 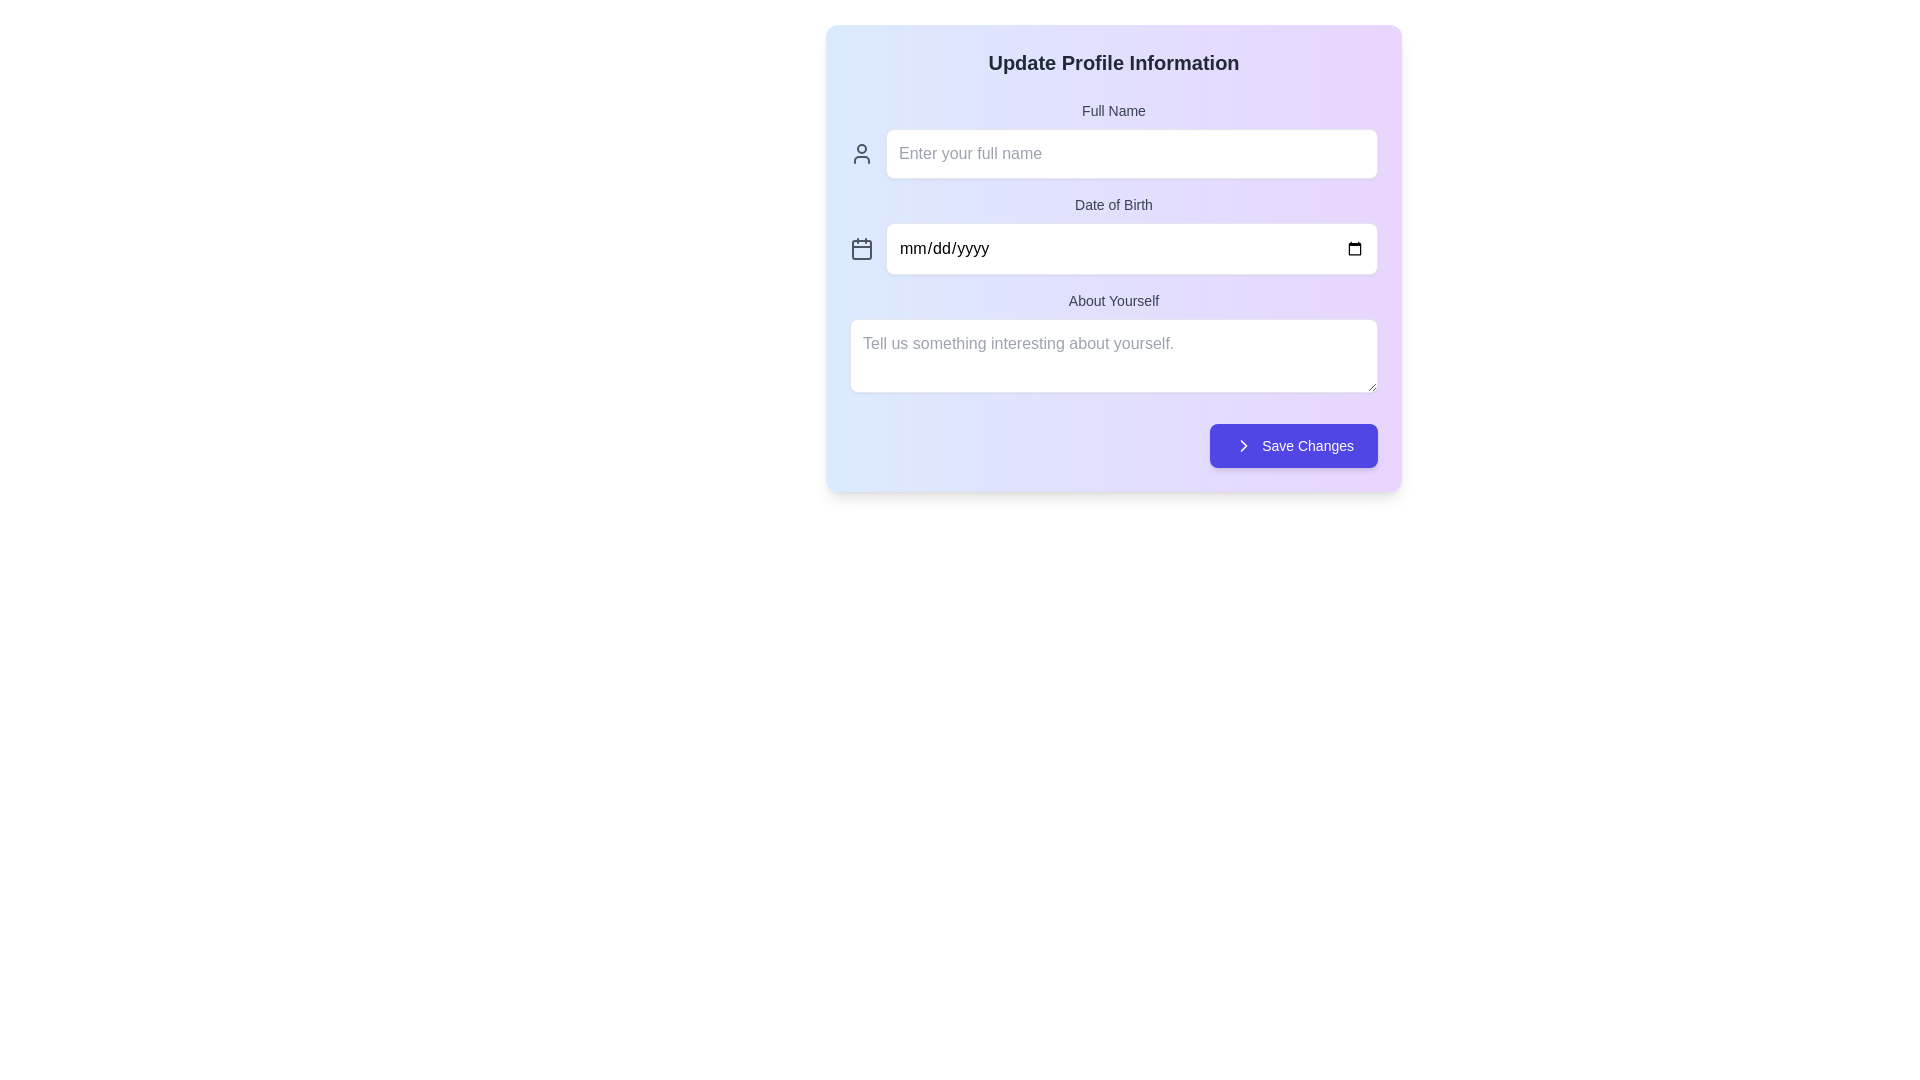 What do you see at coordinates (1112, 204) in the screenshot?
I see `the 'Date of Birth' label that guides users to input their date of birth for tooltips` at bounding box center [1112, 204].